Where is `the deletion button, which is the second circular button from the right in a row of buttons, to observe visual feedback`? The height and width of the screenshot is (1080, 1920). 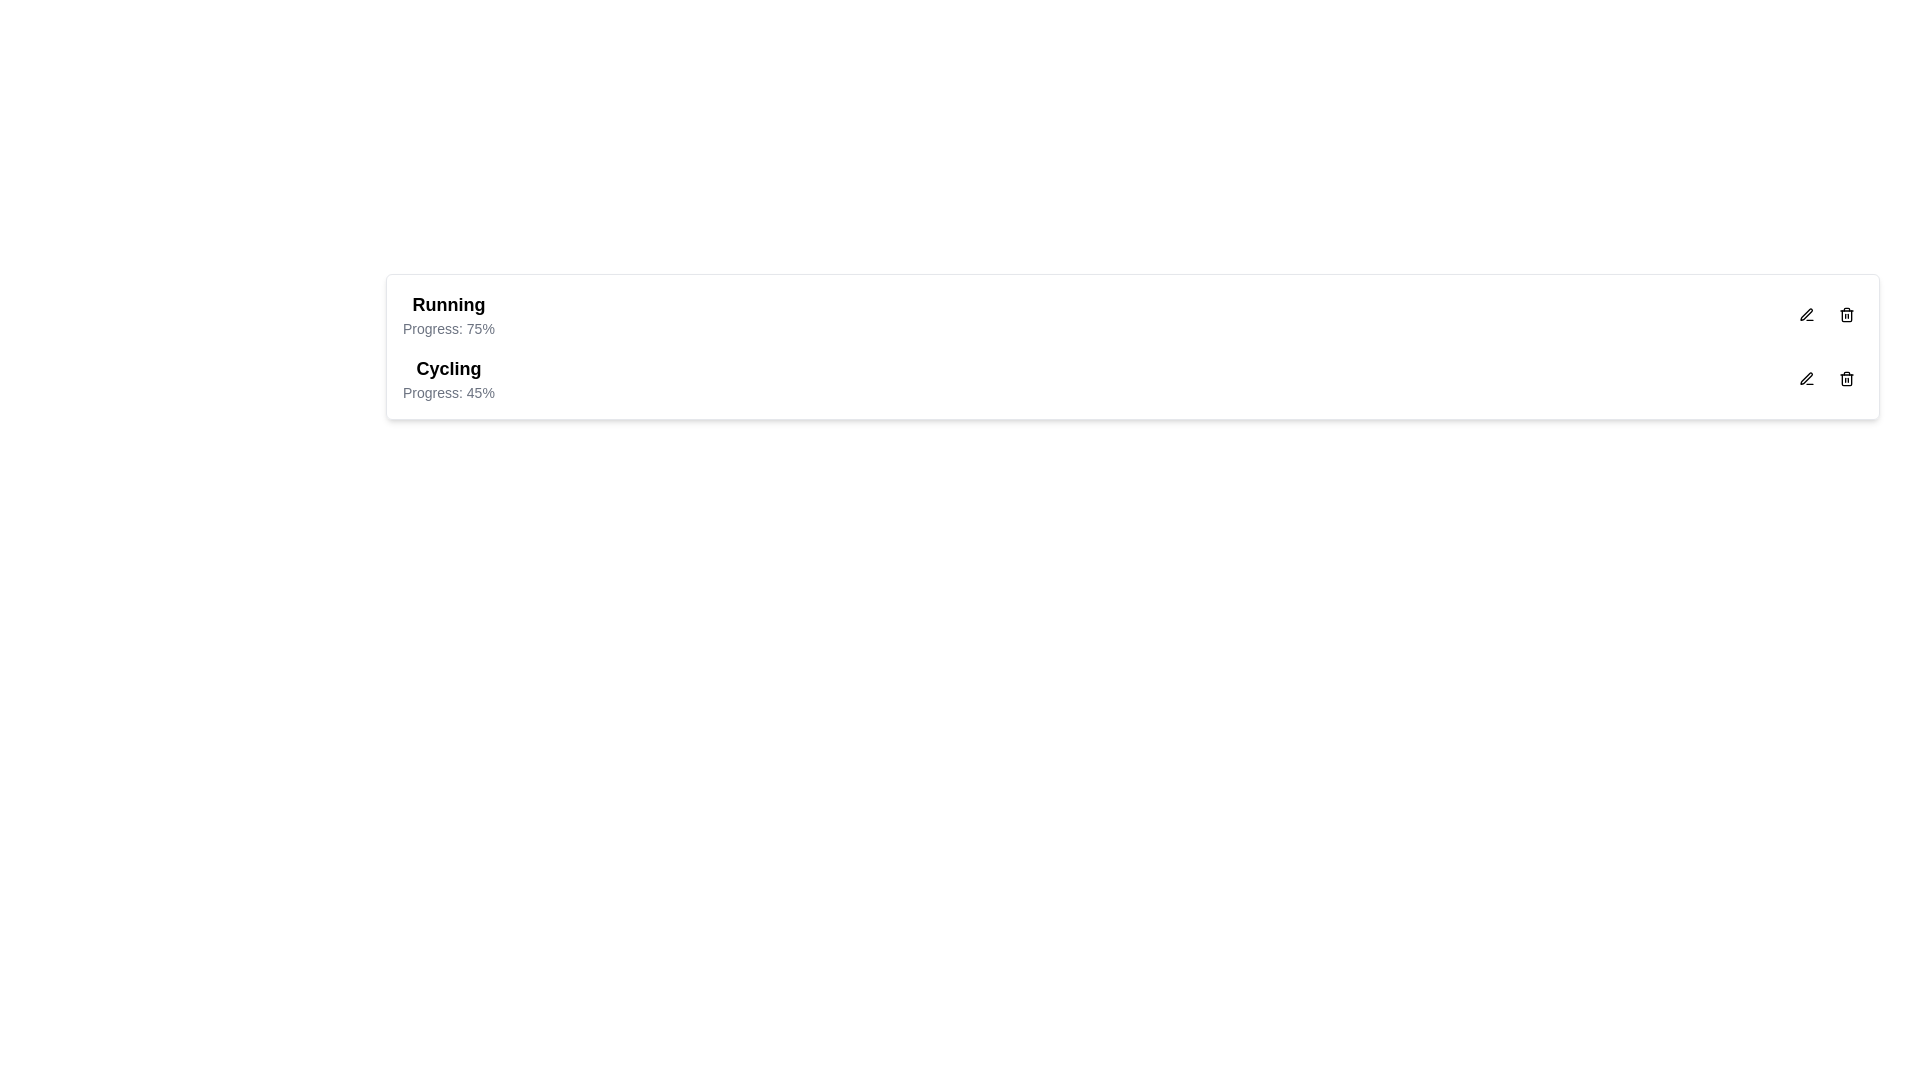
the deletion button, which is the second circular button from the right in a row of buttons, to observe visual feedback is located at coordinates (1846, 315).